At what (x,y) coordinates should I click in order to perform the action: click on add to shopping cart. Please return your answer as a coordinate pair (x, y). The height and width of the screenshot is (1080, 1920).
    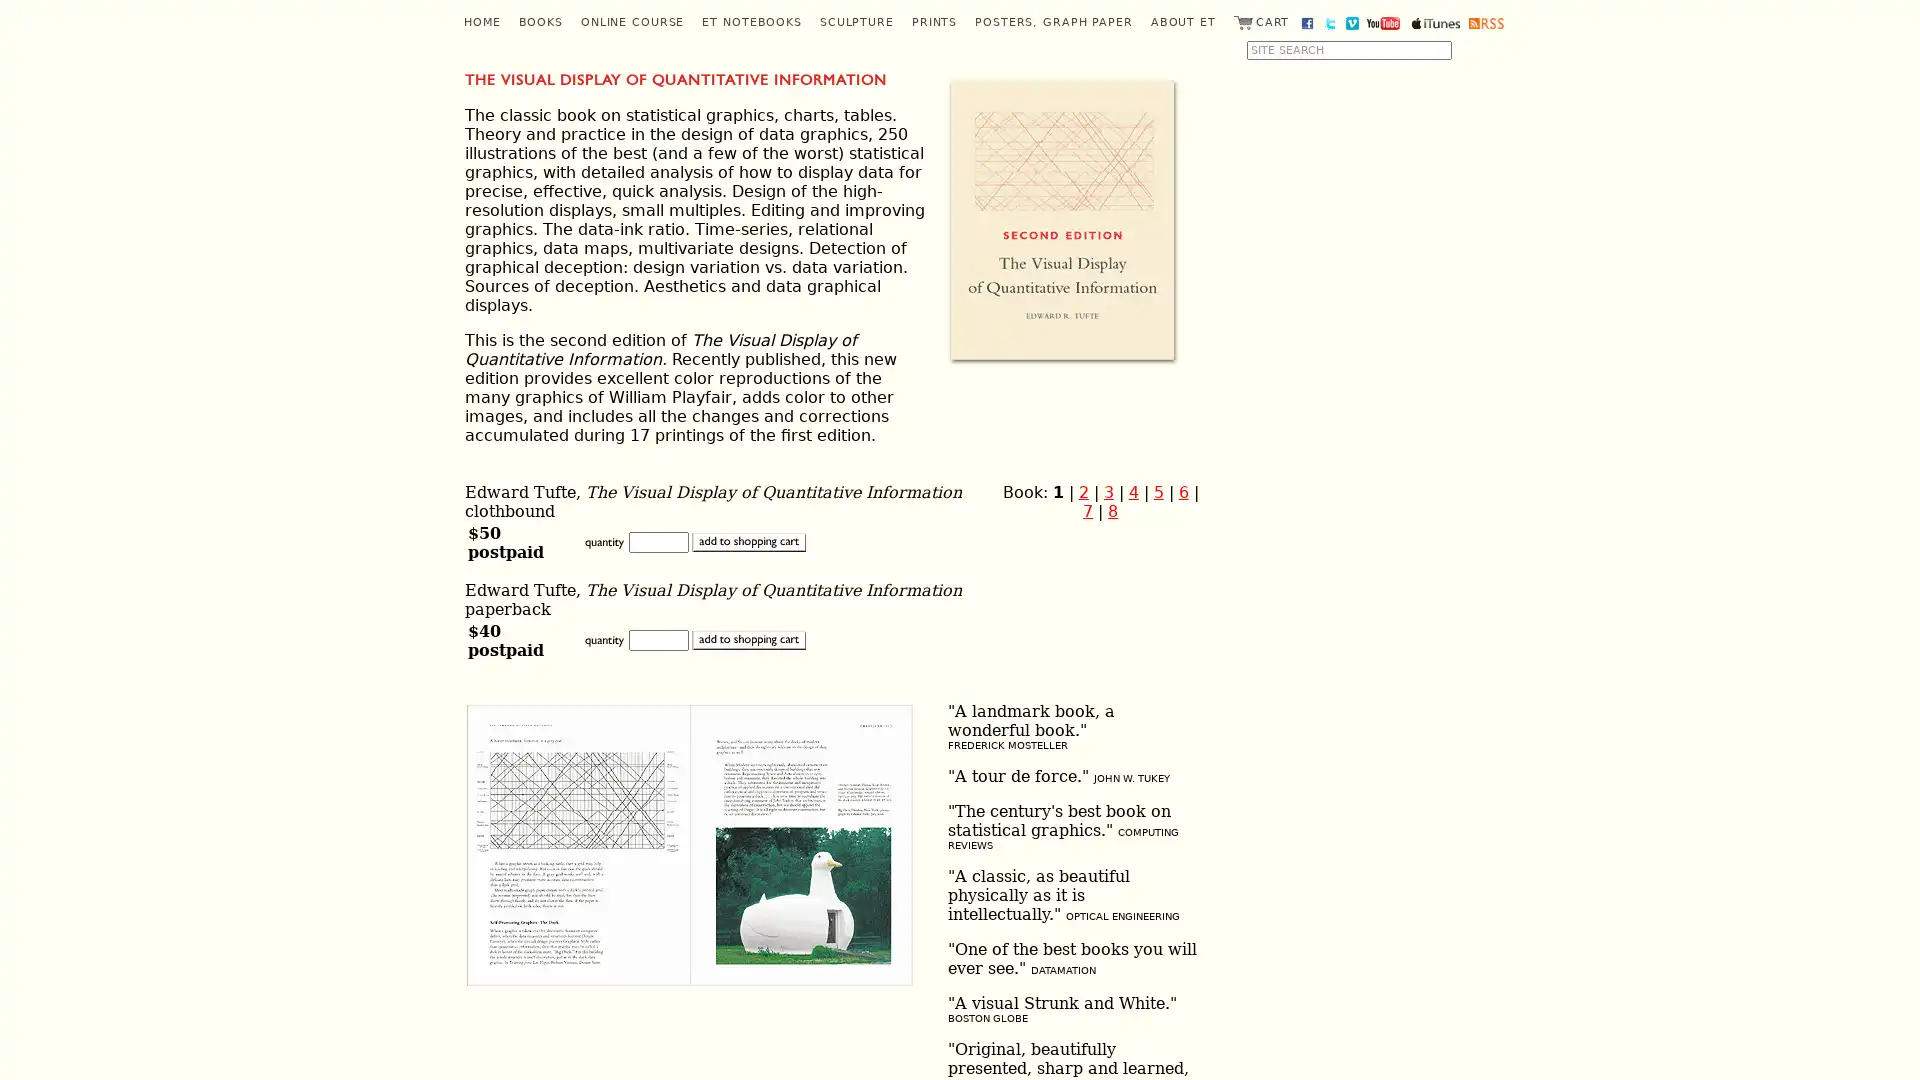
    Looking at the image, I should click on (747, 640).